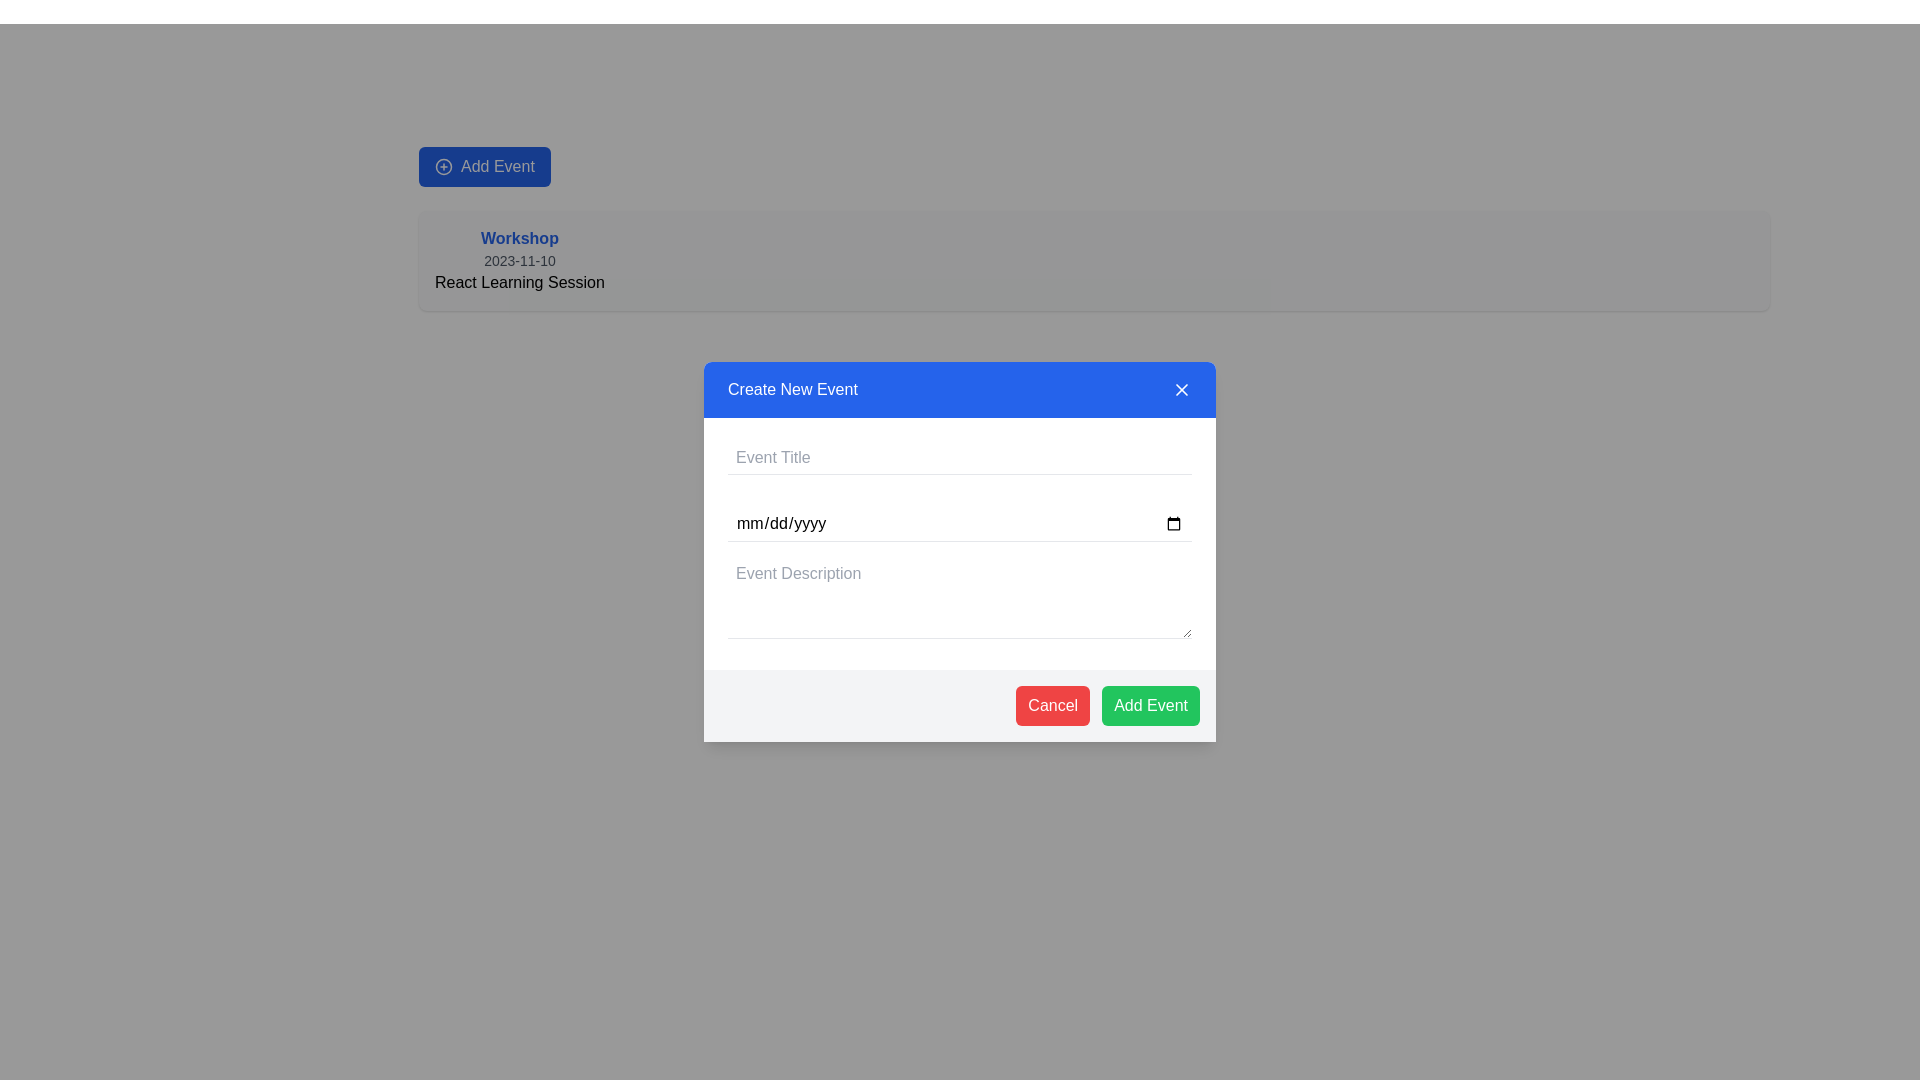 The height and width of the screenshot is (1080, 1920). Describe the element at coordinates (519, 260) in the screenshot. I see `the multi-line text block titled 'Workshop' which includes the date '2023-11-10' and the text 'React Learning Session'` at that location.